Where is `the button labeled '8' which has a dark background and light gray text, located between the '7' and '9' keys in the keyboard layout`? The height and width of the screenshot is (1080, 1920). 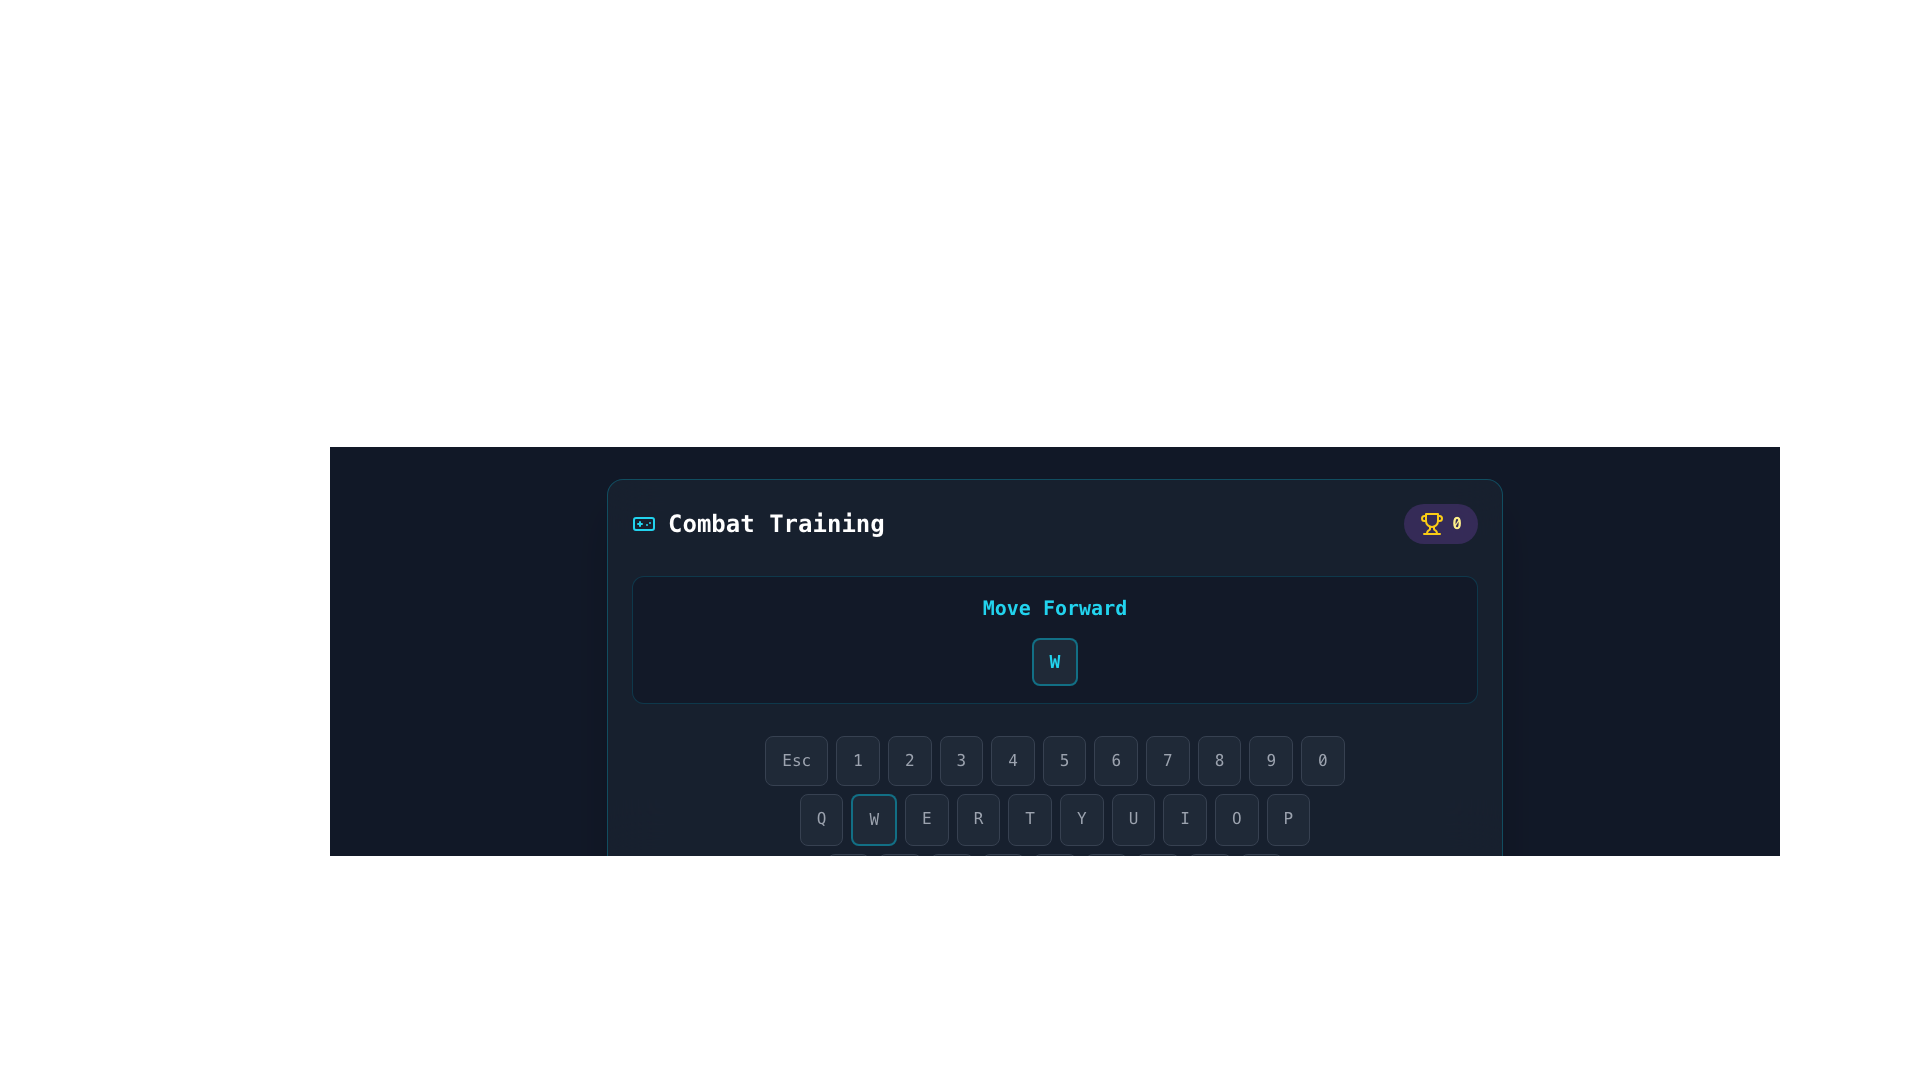
the button labeled '8' which has a dark background and light gray text, located between the '7' and '9' keys in the keyboard layout is located at coordinates (1218, 760).